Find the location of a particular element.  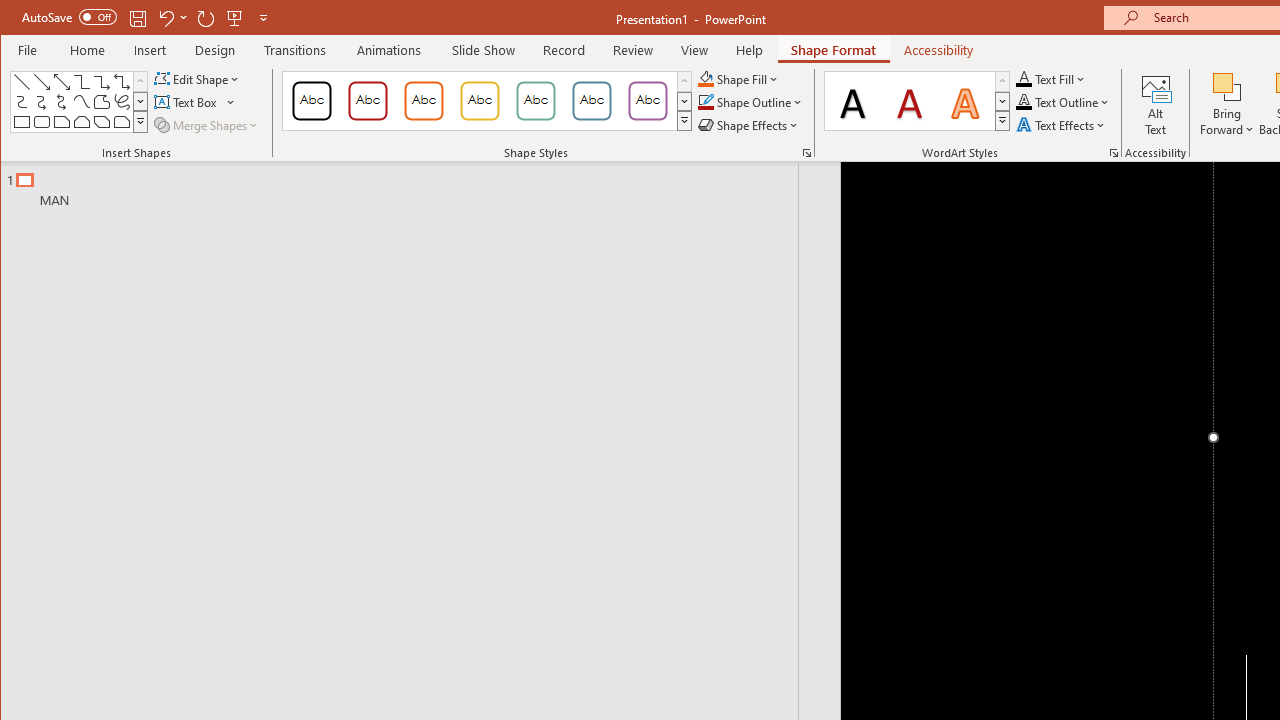

'Text Effects' is located at coordinates (1061, 125).